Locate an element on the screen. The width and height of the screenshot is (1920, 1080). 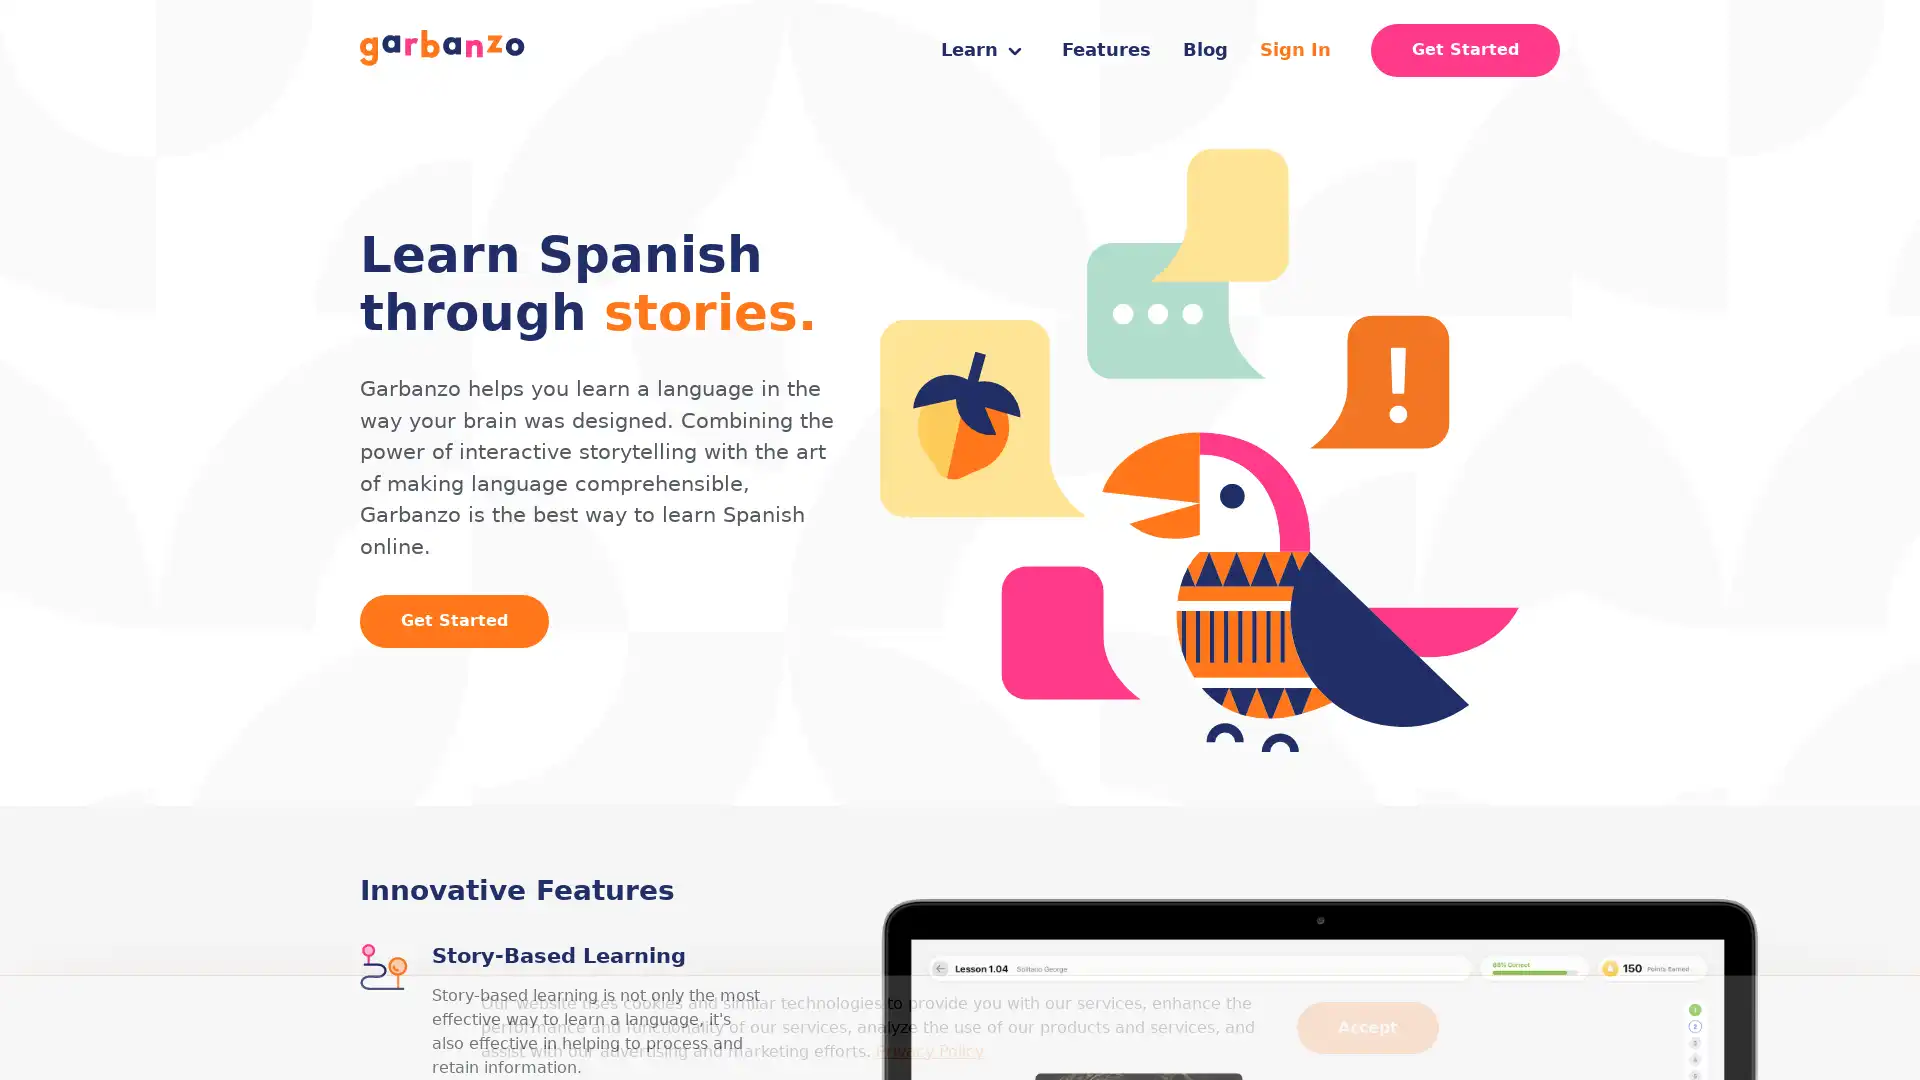
Learn is located at coordinates (981, 49).